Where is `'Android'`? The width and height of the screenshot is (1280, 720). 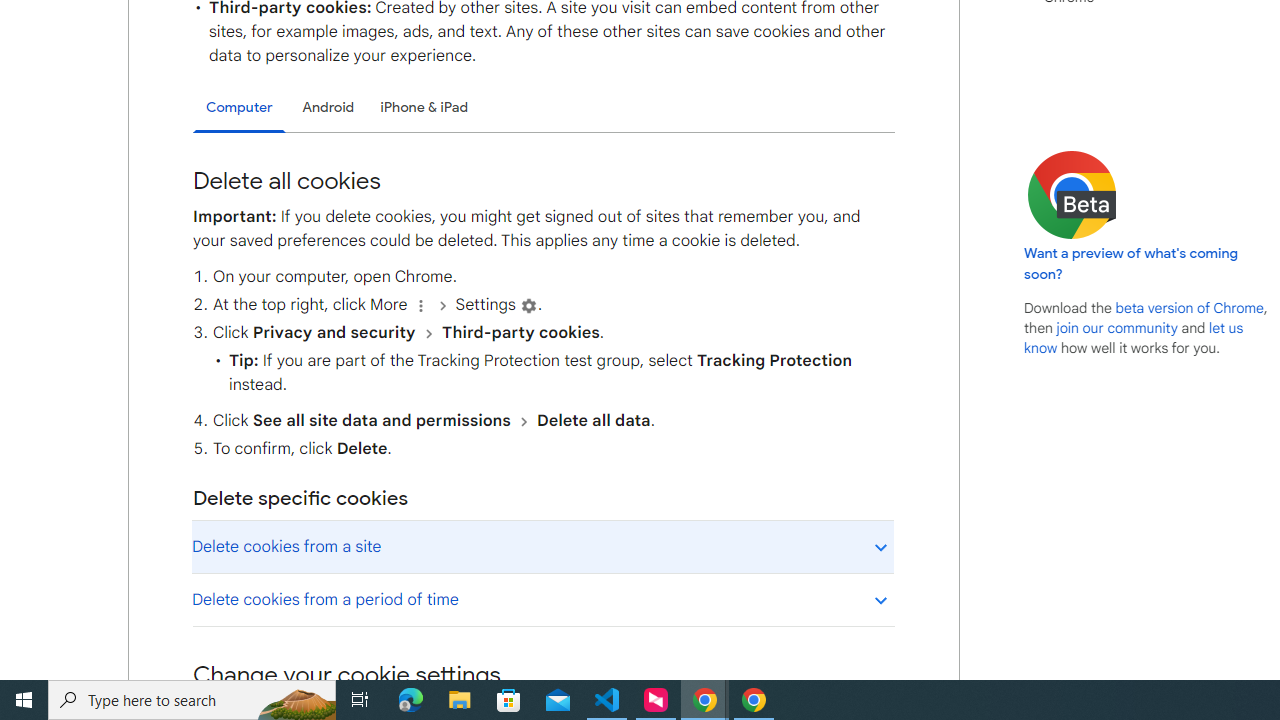
'Android' is located at coordinates (328, 107).